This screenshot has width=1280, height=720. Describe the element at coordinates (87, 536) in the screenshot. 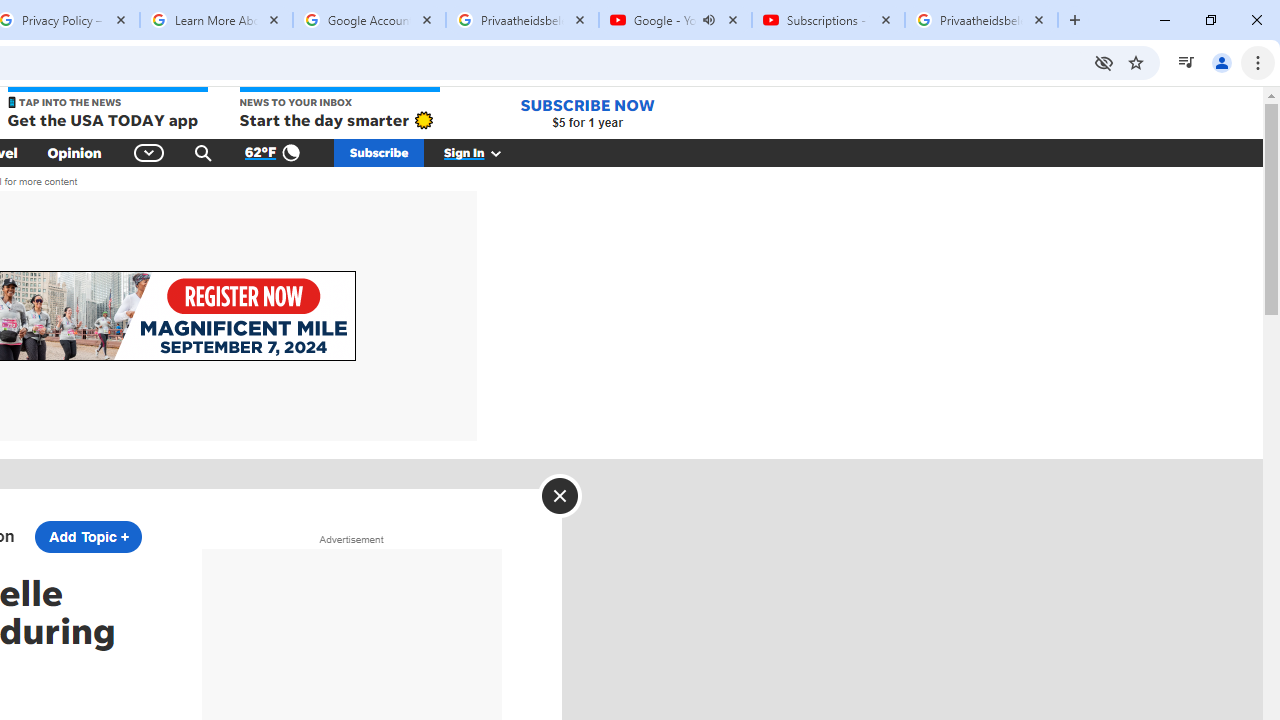

I see `'Add Topic'` at that location.